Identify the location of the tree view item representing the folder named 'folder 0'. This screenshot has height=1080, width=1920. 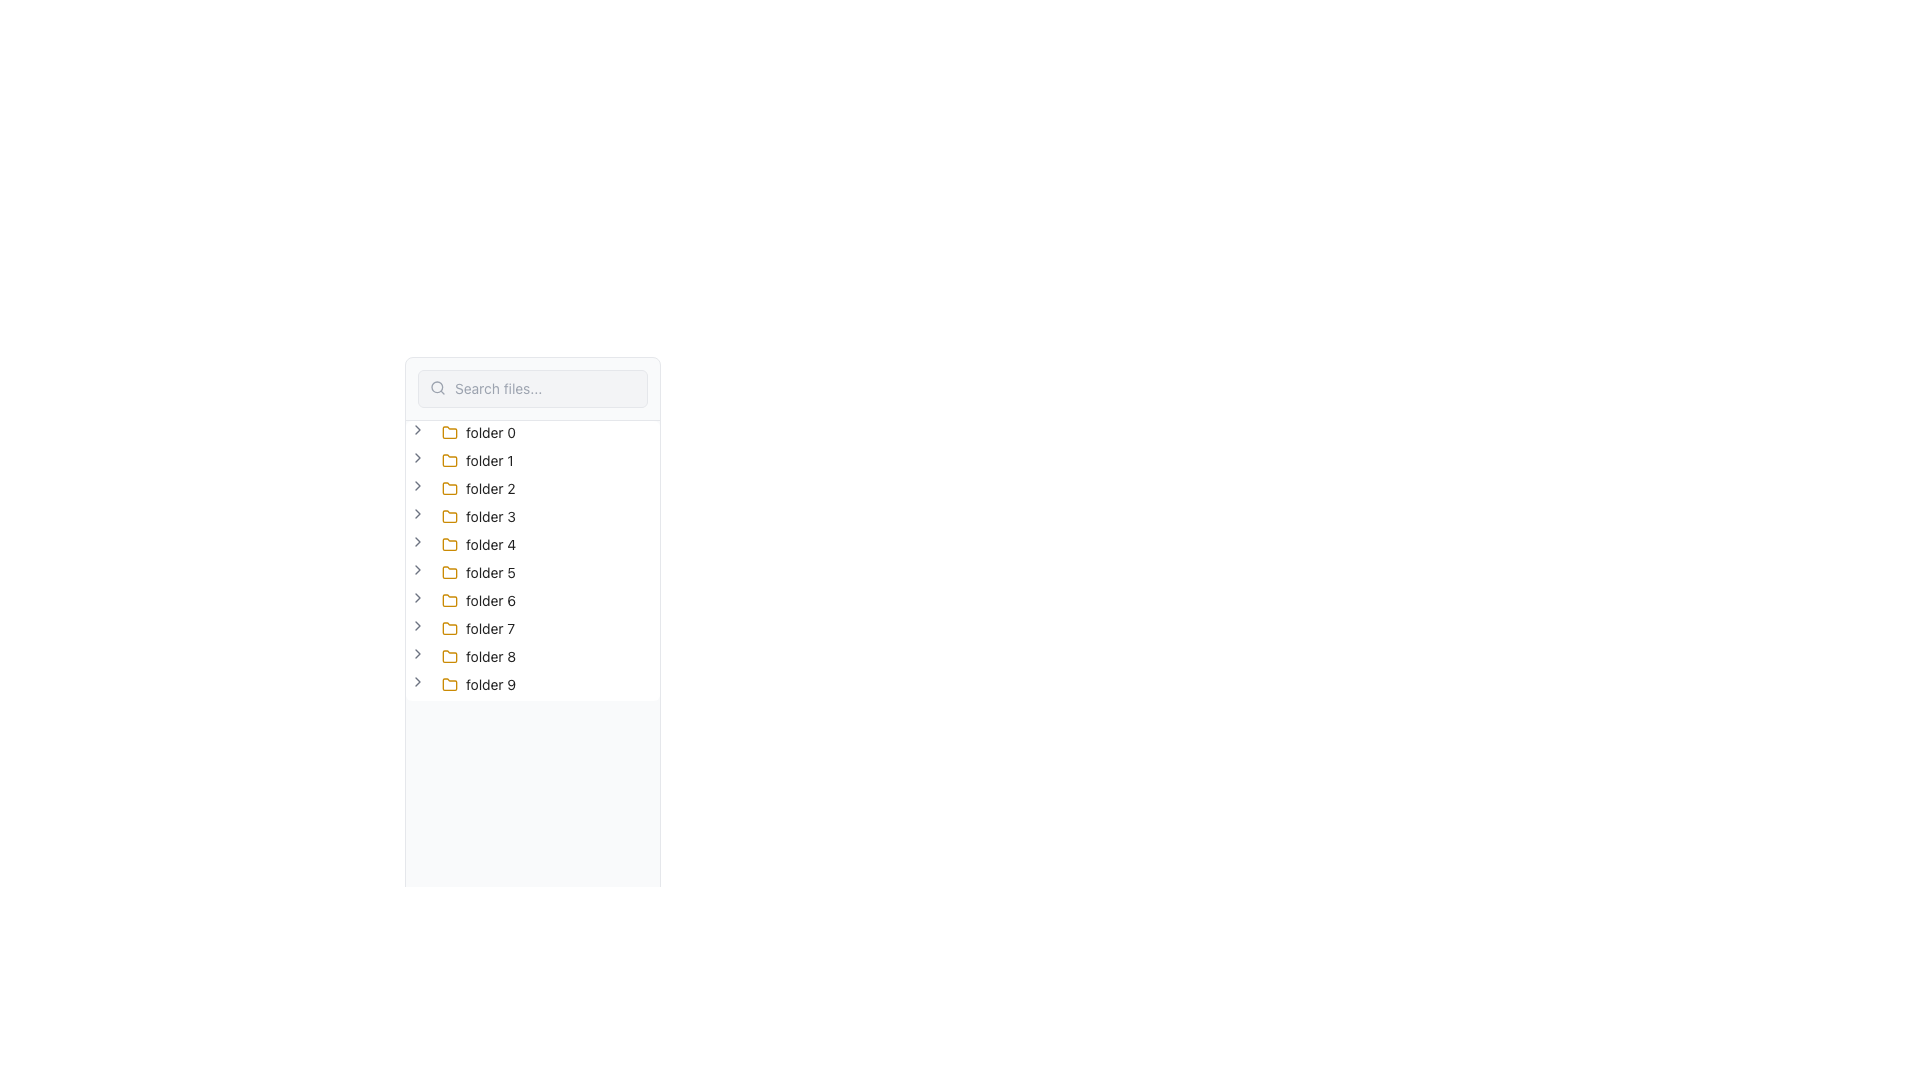
(478, 431).